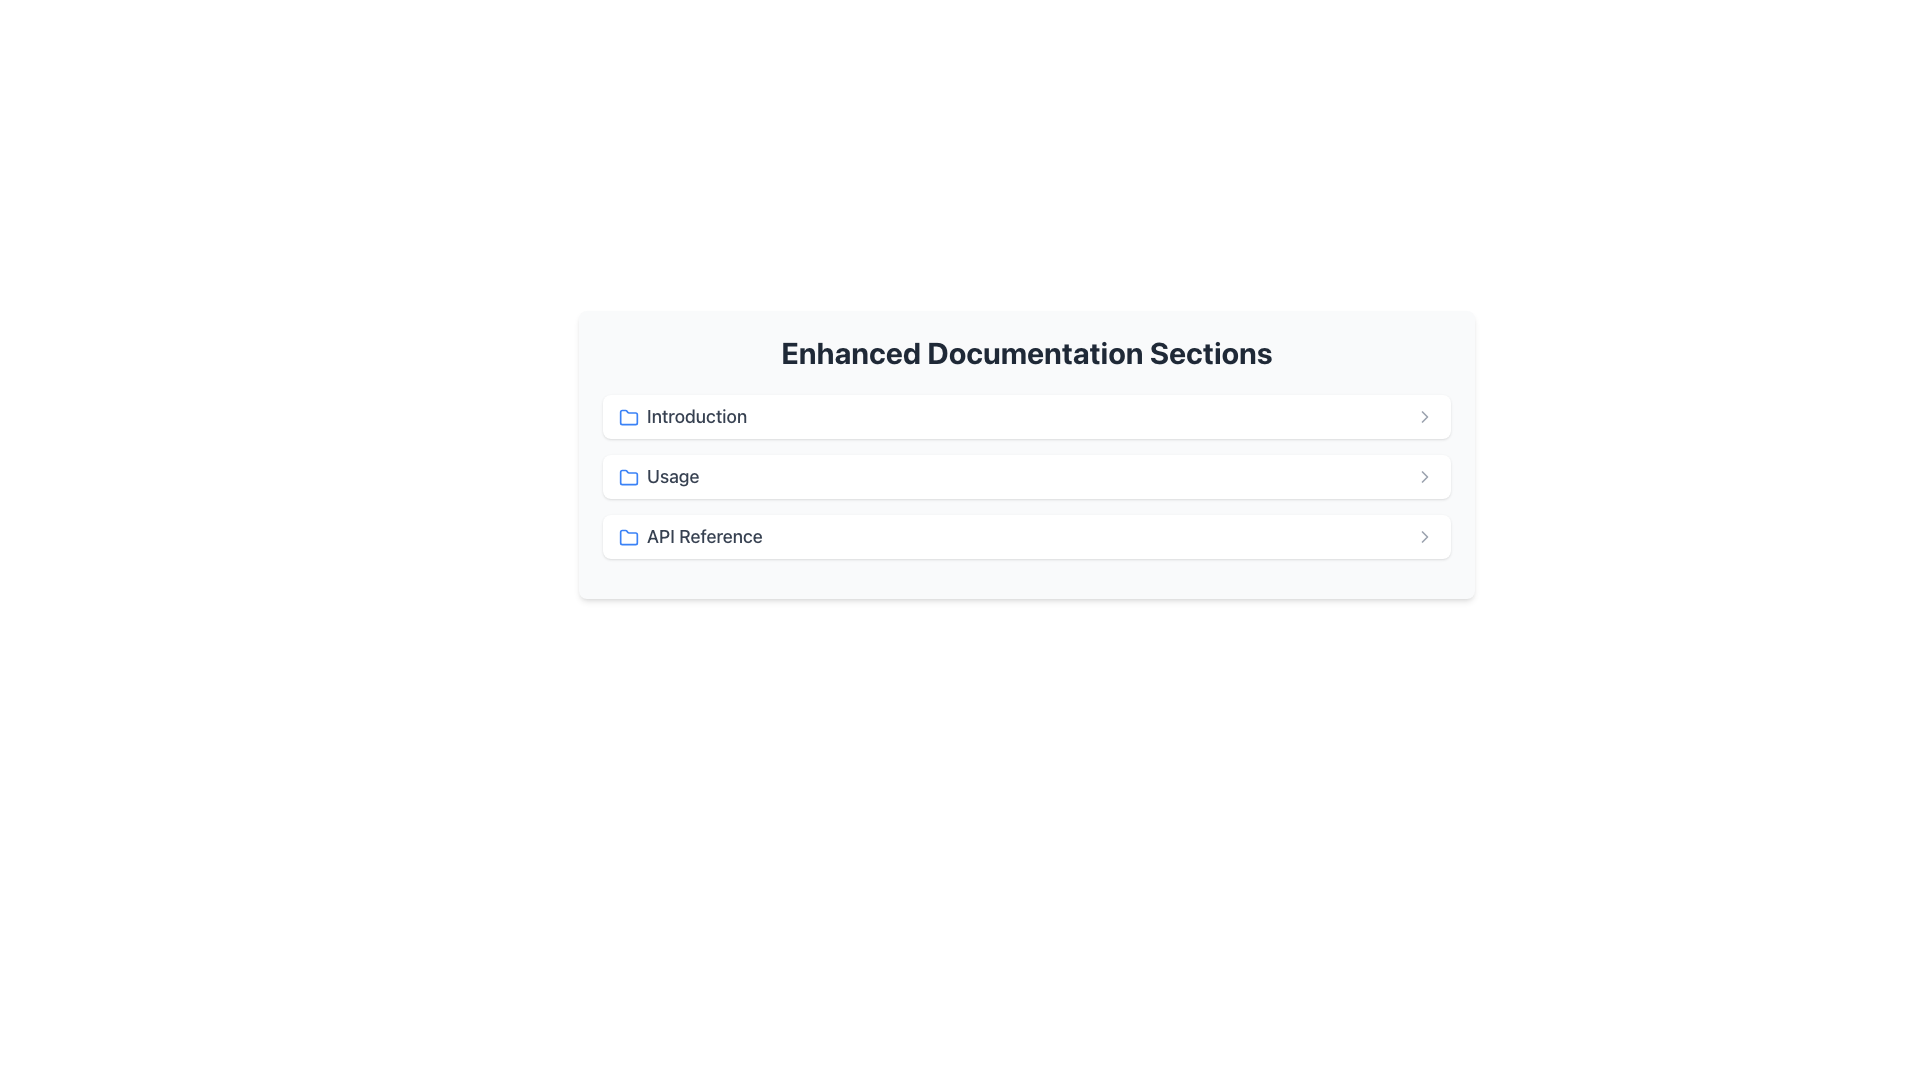 Image resolution: width=1920 pixels, height=1080 pixels. Describe the element at coordinates (1027, 477) in the screenshot. I see `the second entry in the vertical list titled 'Enhanced Documentation Sections', which allows access to the 'Usage' section of the documentation` at that location.